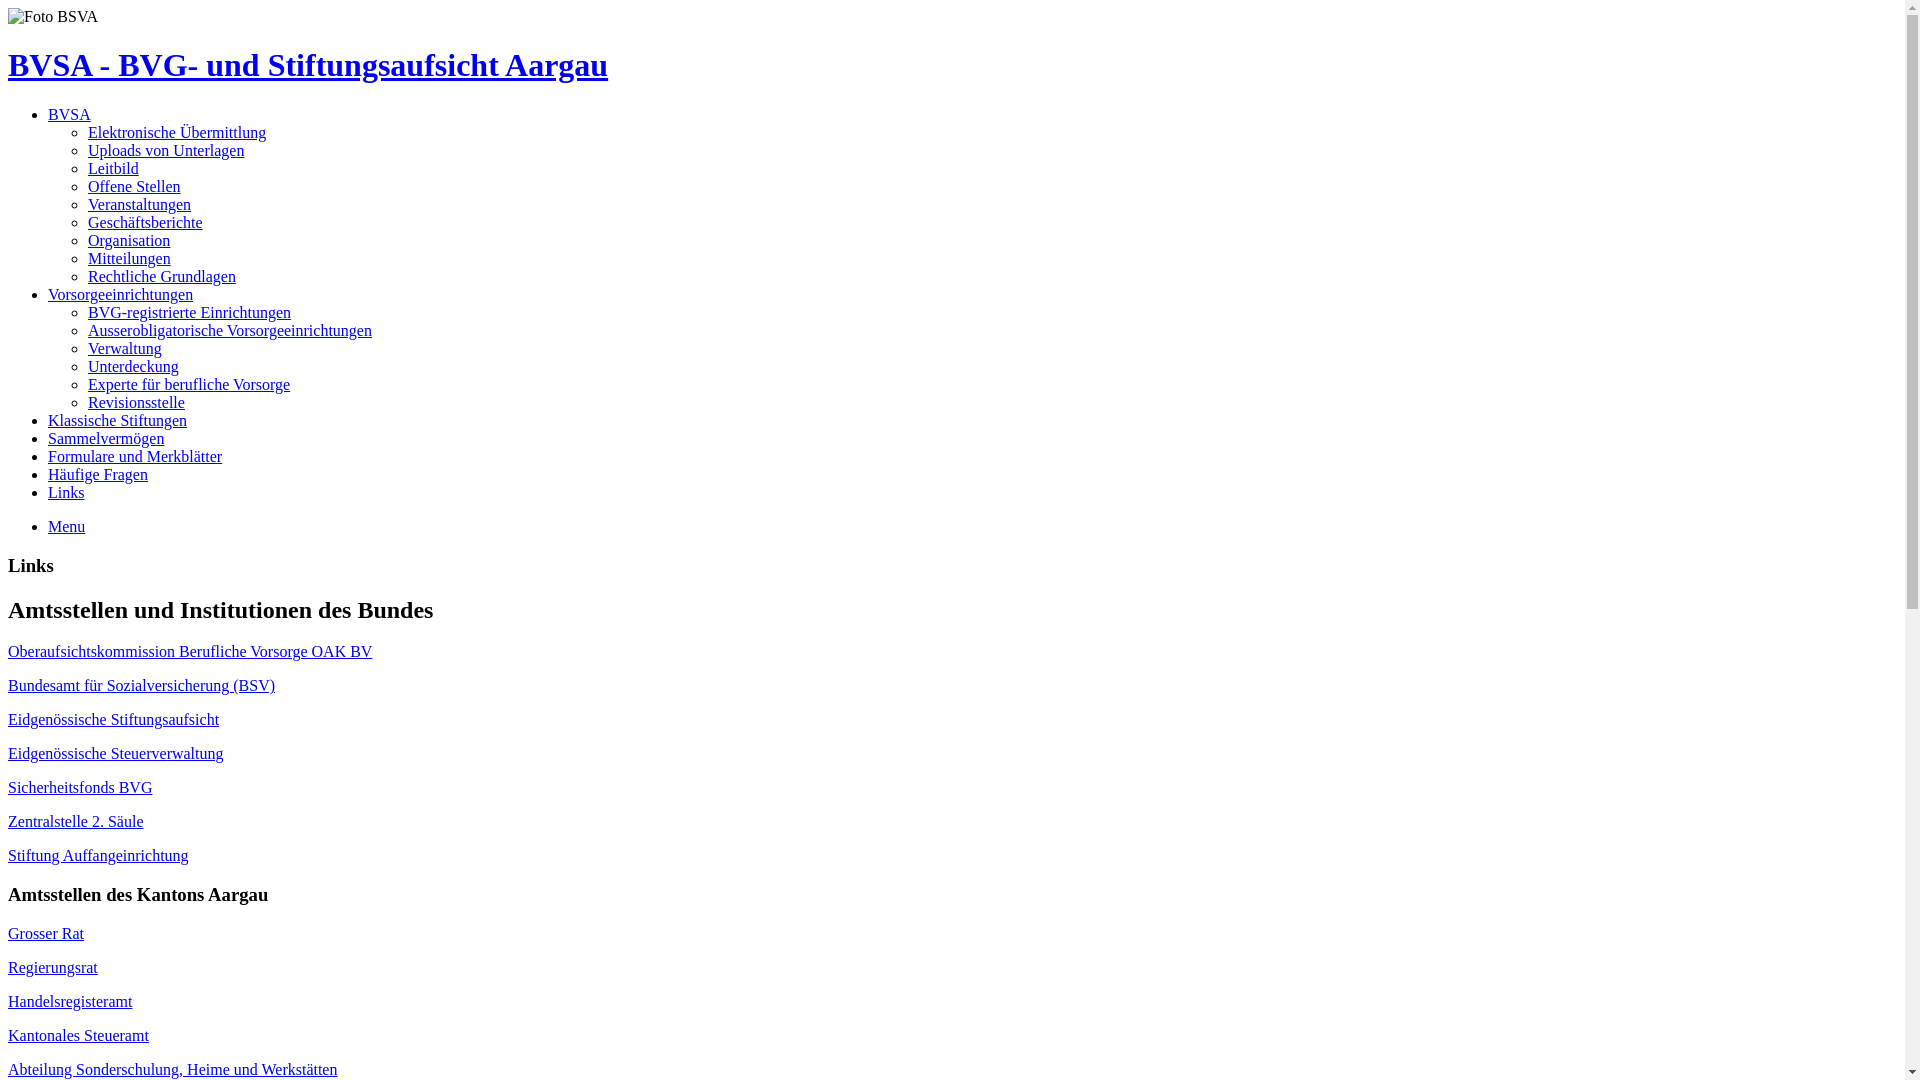  I want to click on 'Offene Stellen', so click(133, 186).